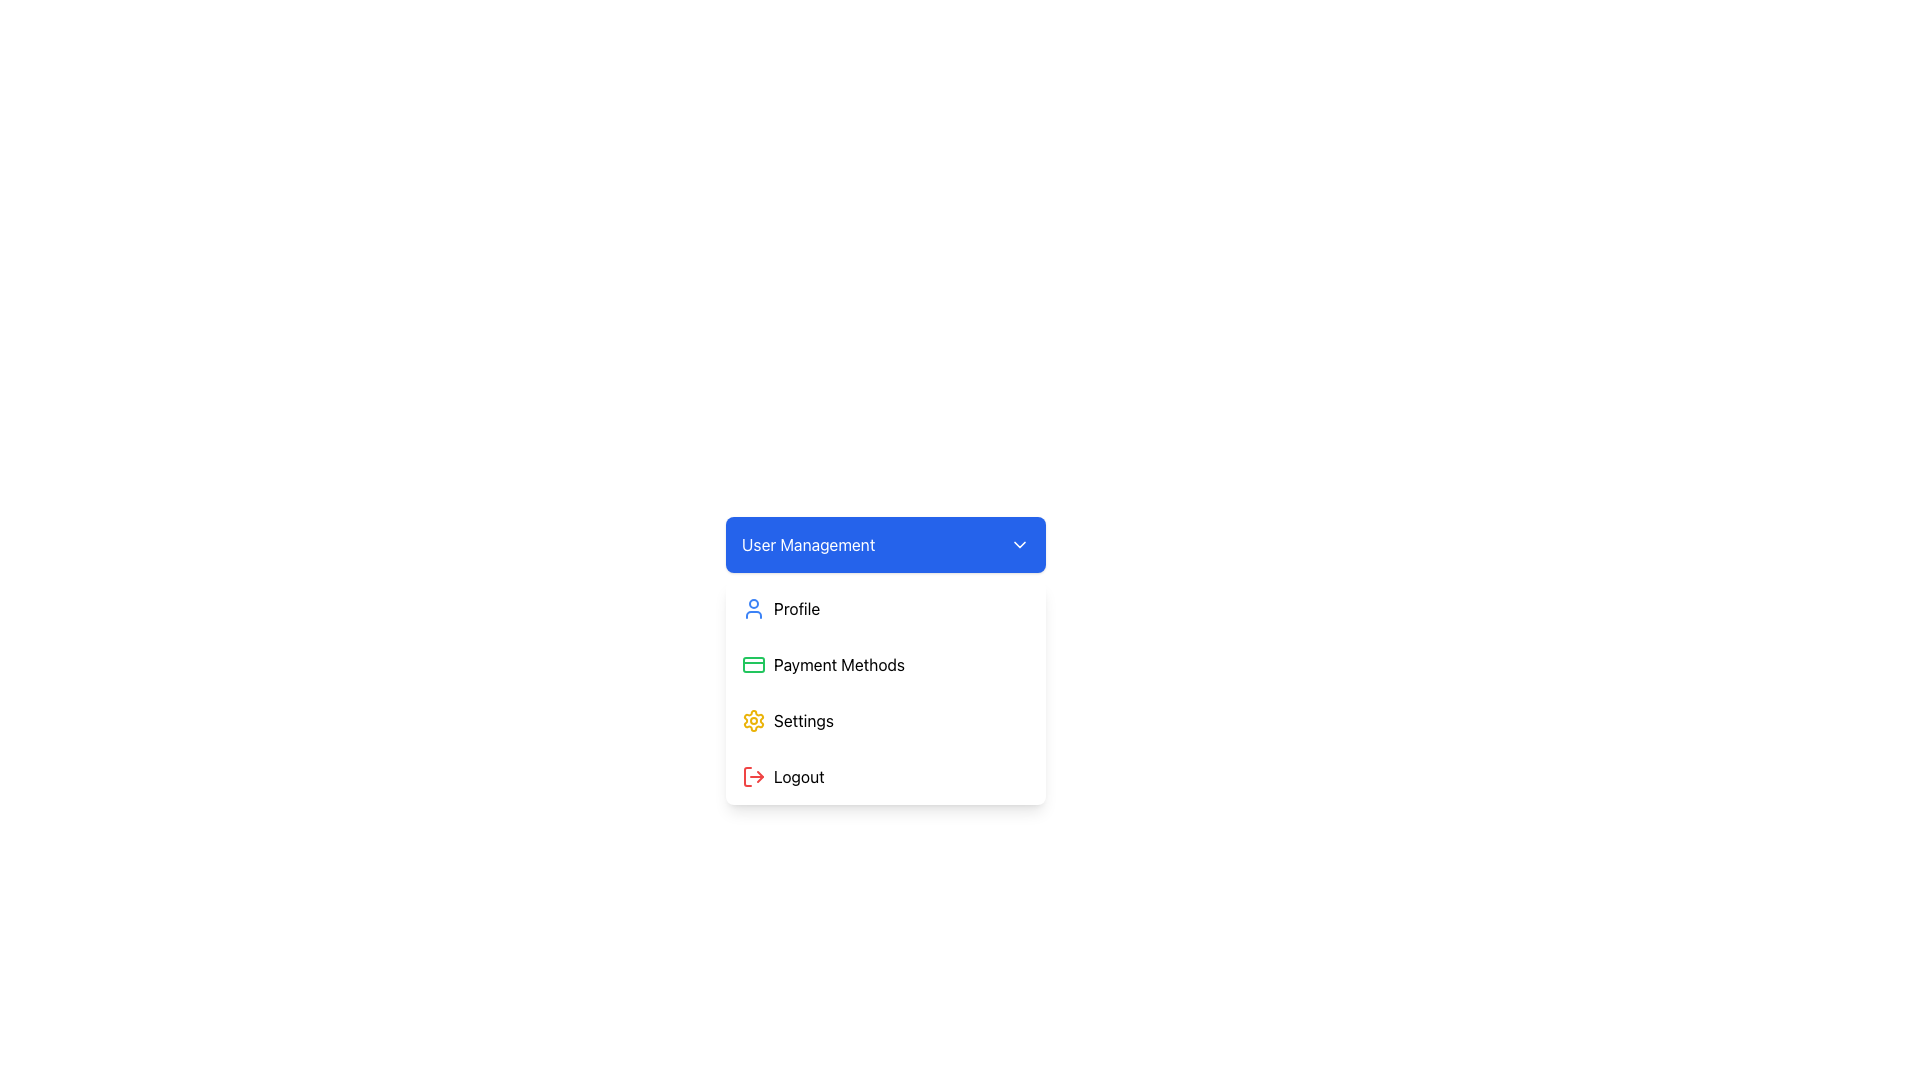  Describe the element at coordinates (885, 608) in the screenshot. I see `the 'Profile' menu item, which is the first item in the vertical dropdown menu of the 'User Management' section` at that location.